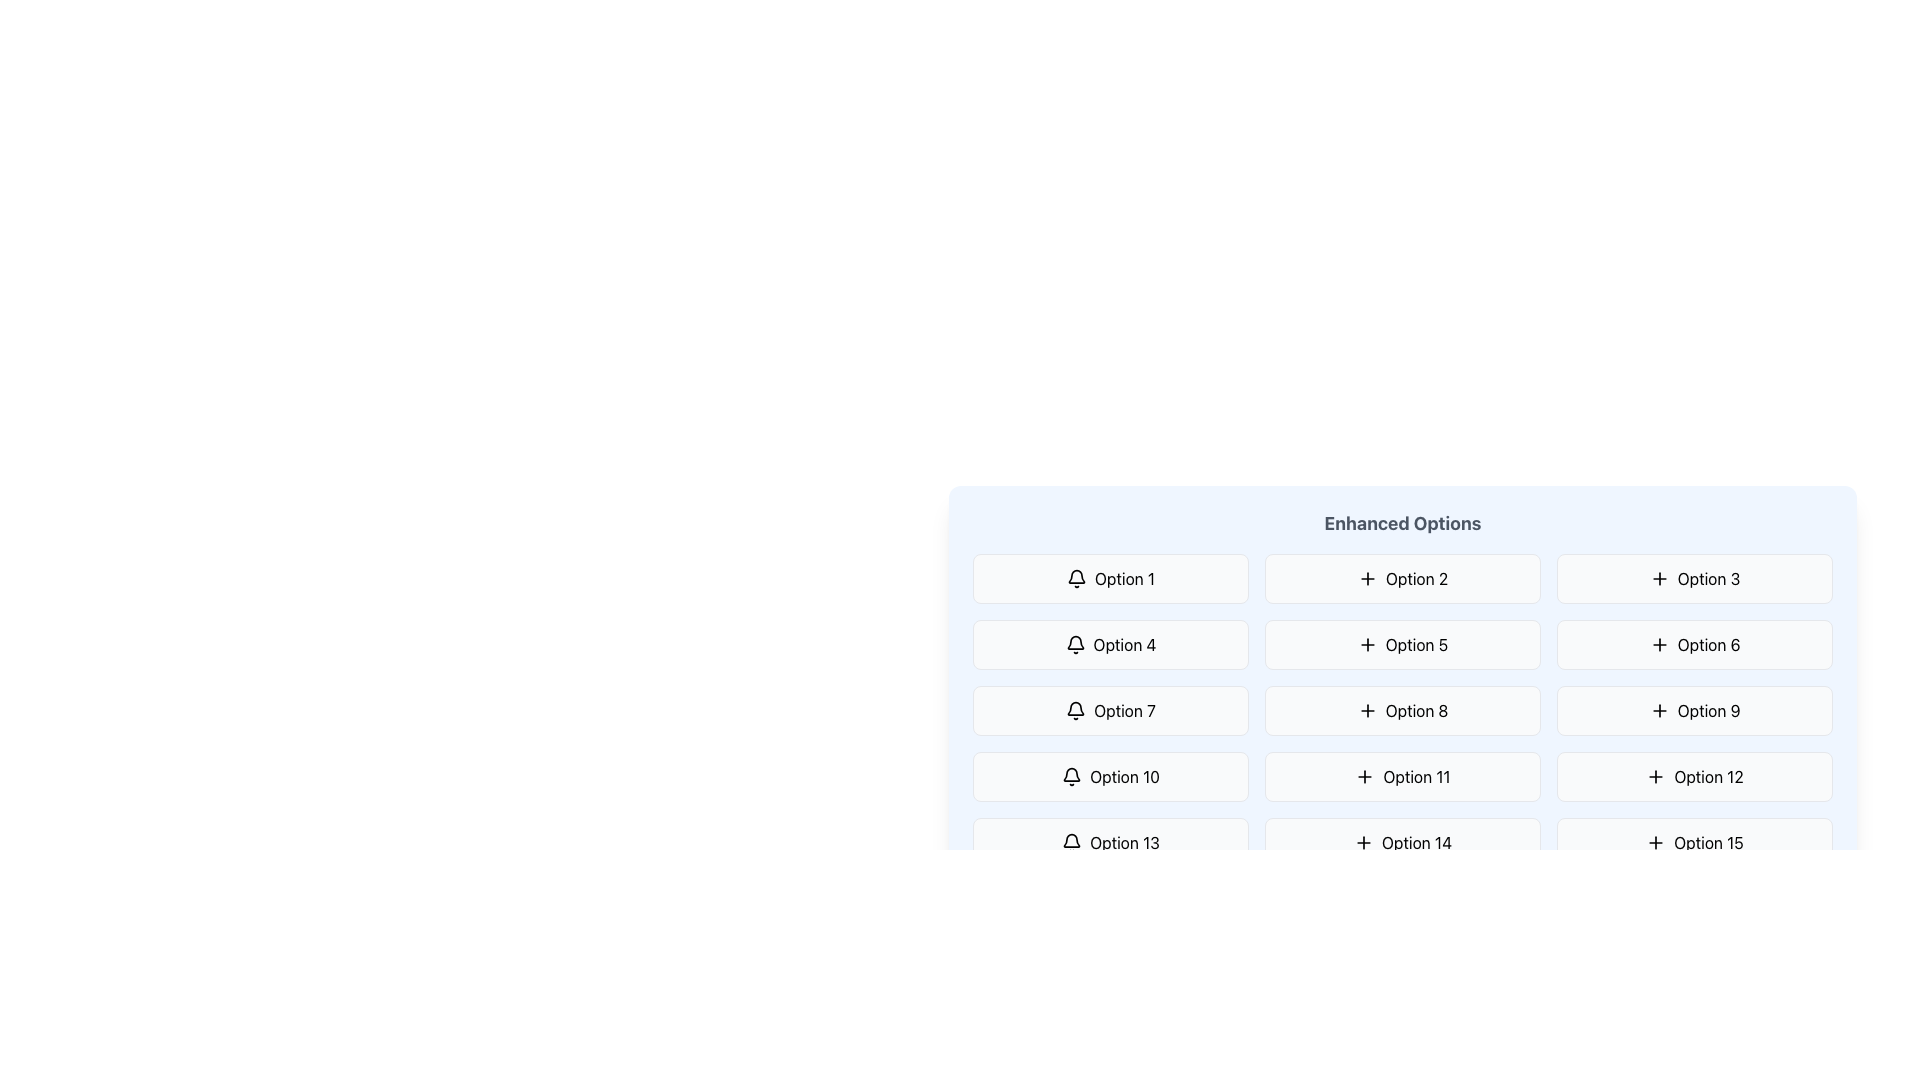 This screenshot has height=1080, width=1920. What do you see at coordinates (1659, 709) in the screenshot?
I see `the compact '+' icon located within the button labeled 'Option 9', which is centered in the grid layout titled 'Enhanced Options'` at bounding box center [1659, 709].